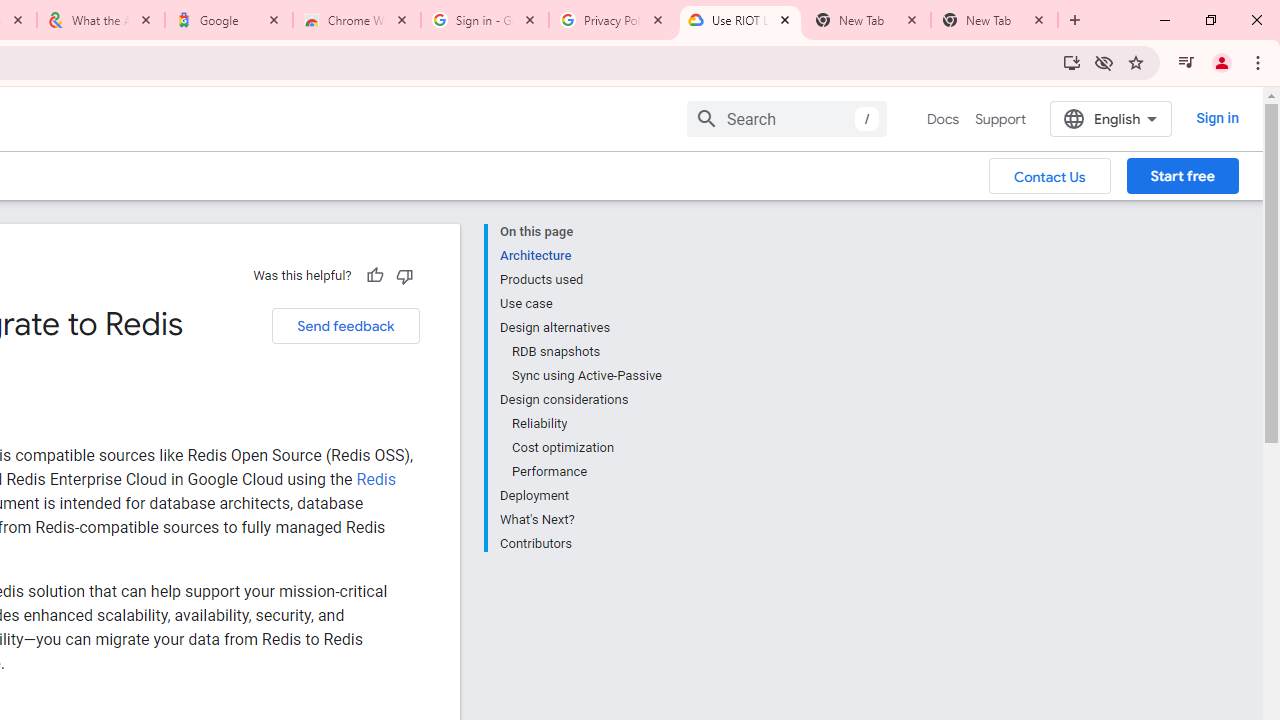 The height and width of the screenshot is (720, 1280). Describe the element at coordinates (579, 519) in the screenshot. I see `'What'` at that location.